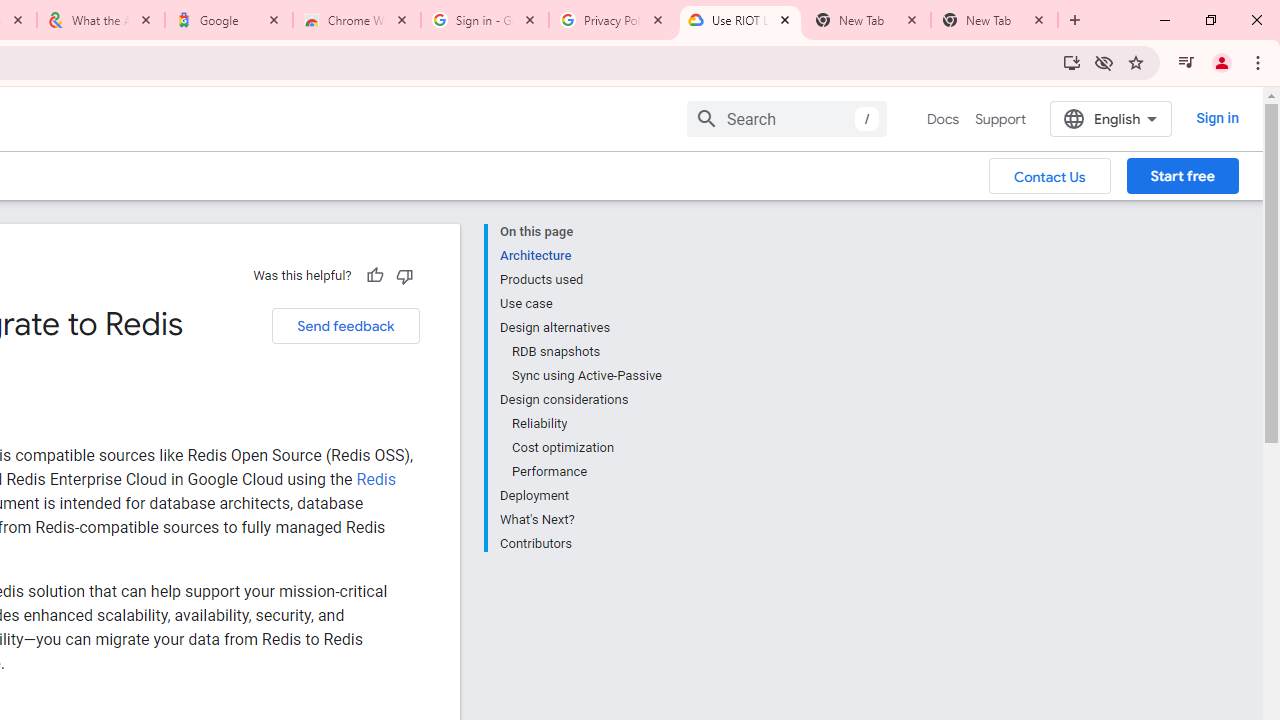 The height and width of the screenshot is (720, 1280). Describe the element at coordinates (579, 519) in the screenshot. I see `'What'` at that location.